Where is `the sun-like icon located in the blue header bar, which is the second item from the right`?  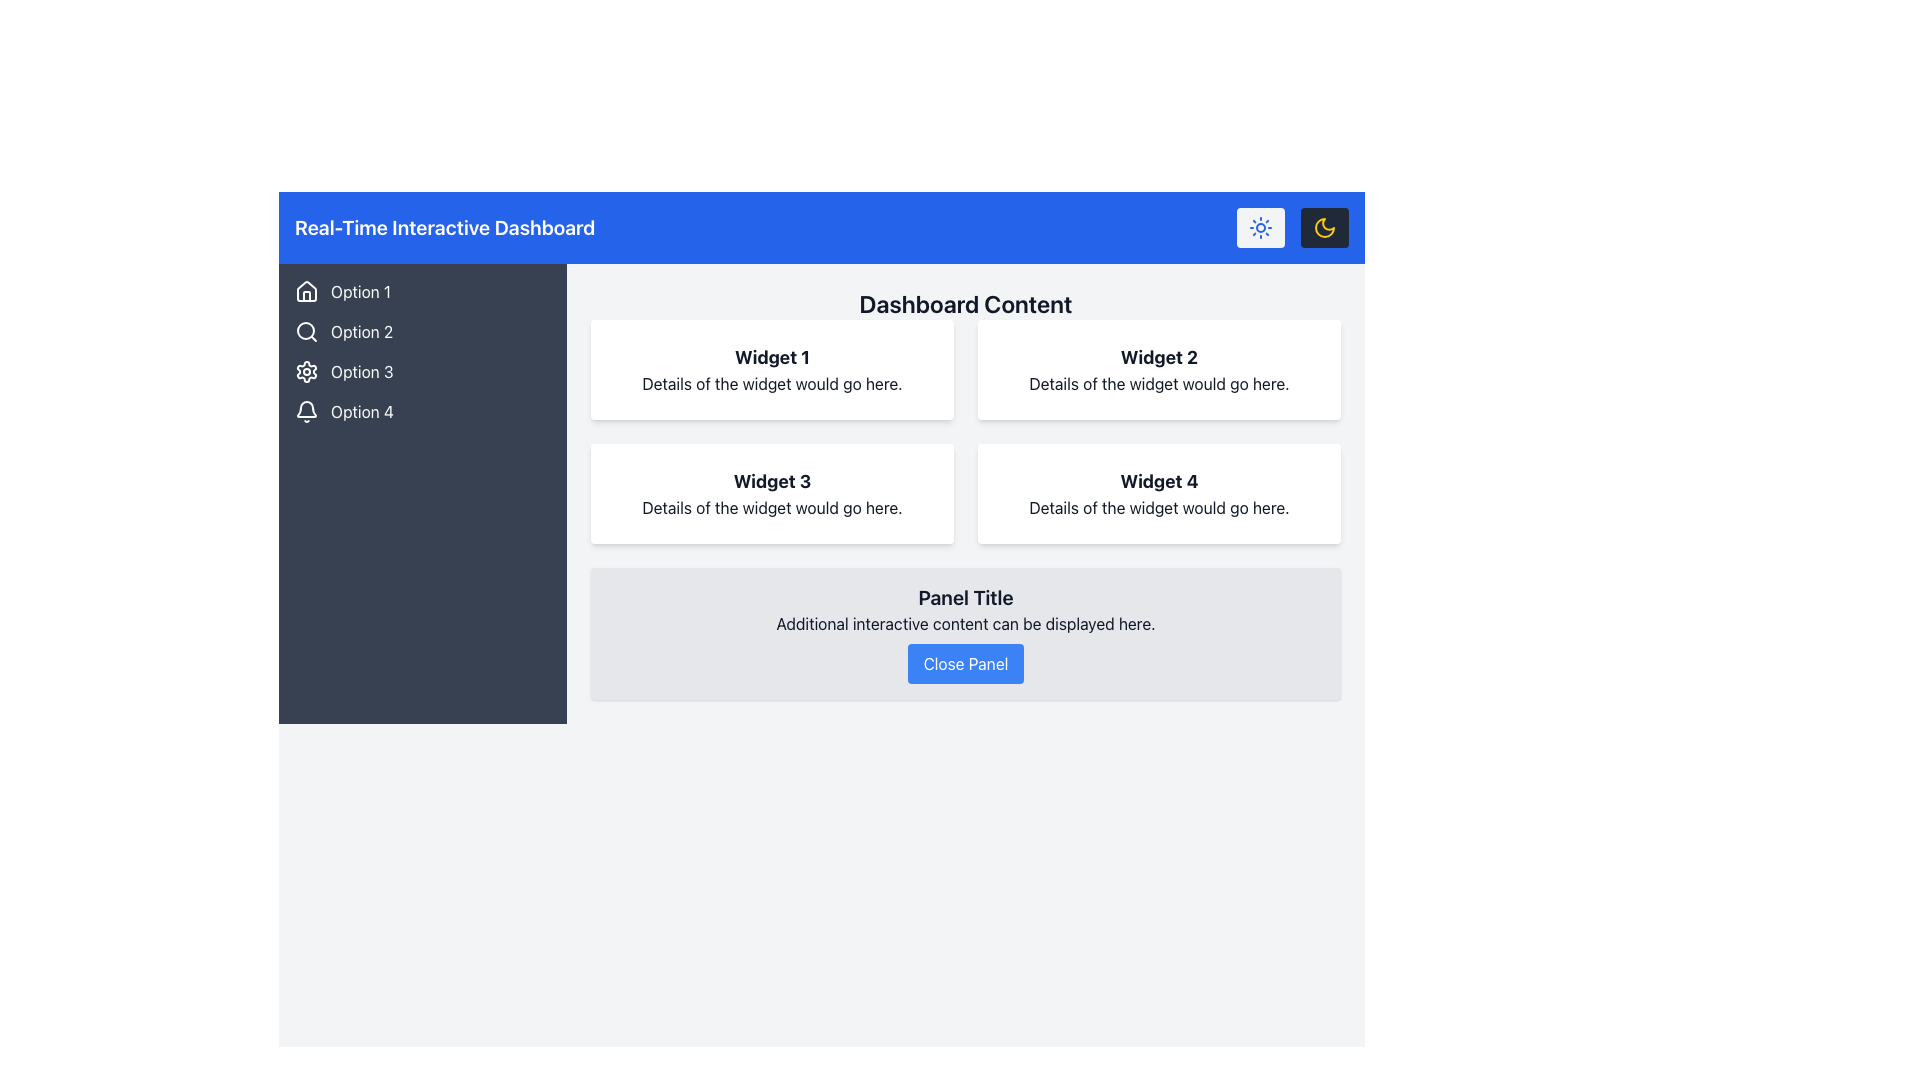 the sun-like icon located in the blue header bar, which is the second item from the right is located at coordinates (1260, 226).